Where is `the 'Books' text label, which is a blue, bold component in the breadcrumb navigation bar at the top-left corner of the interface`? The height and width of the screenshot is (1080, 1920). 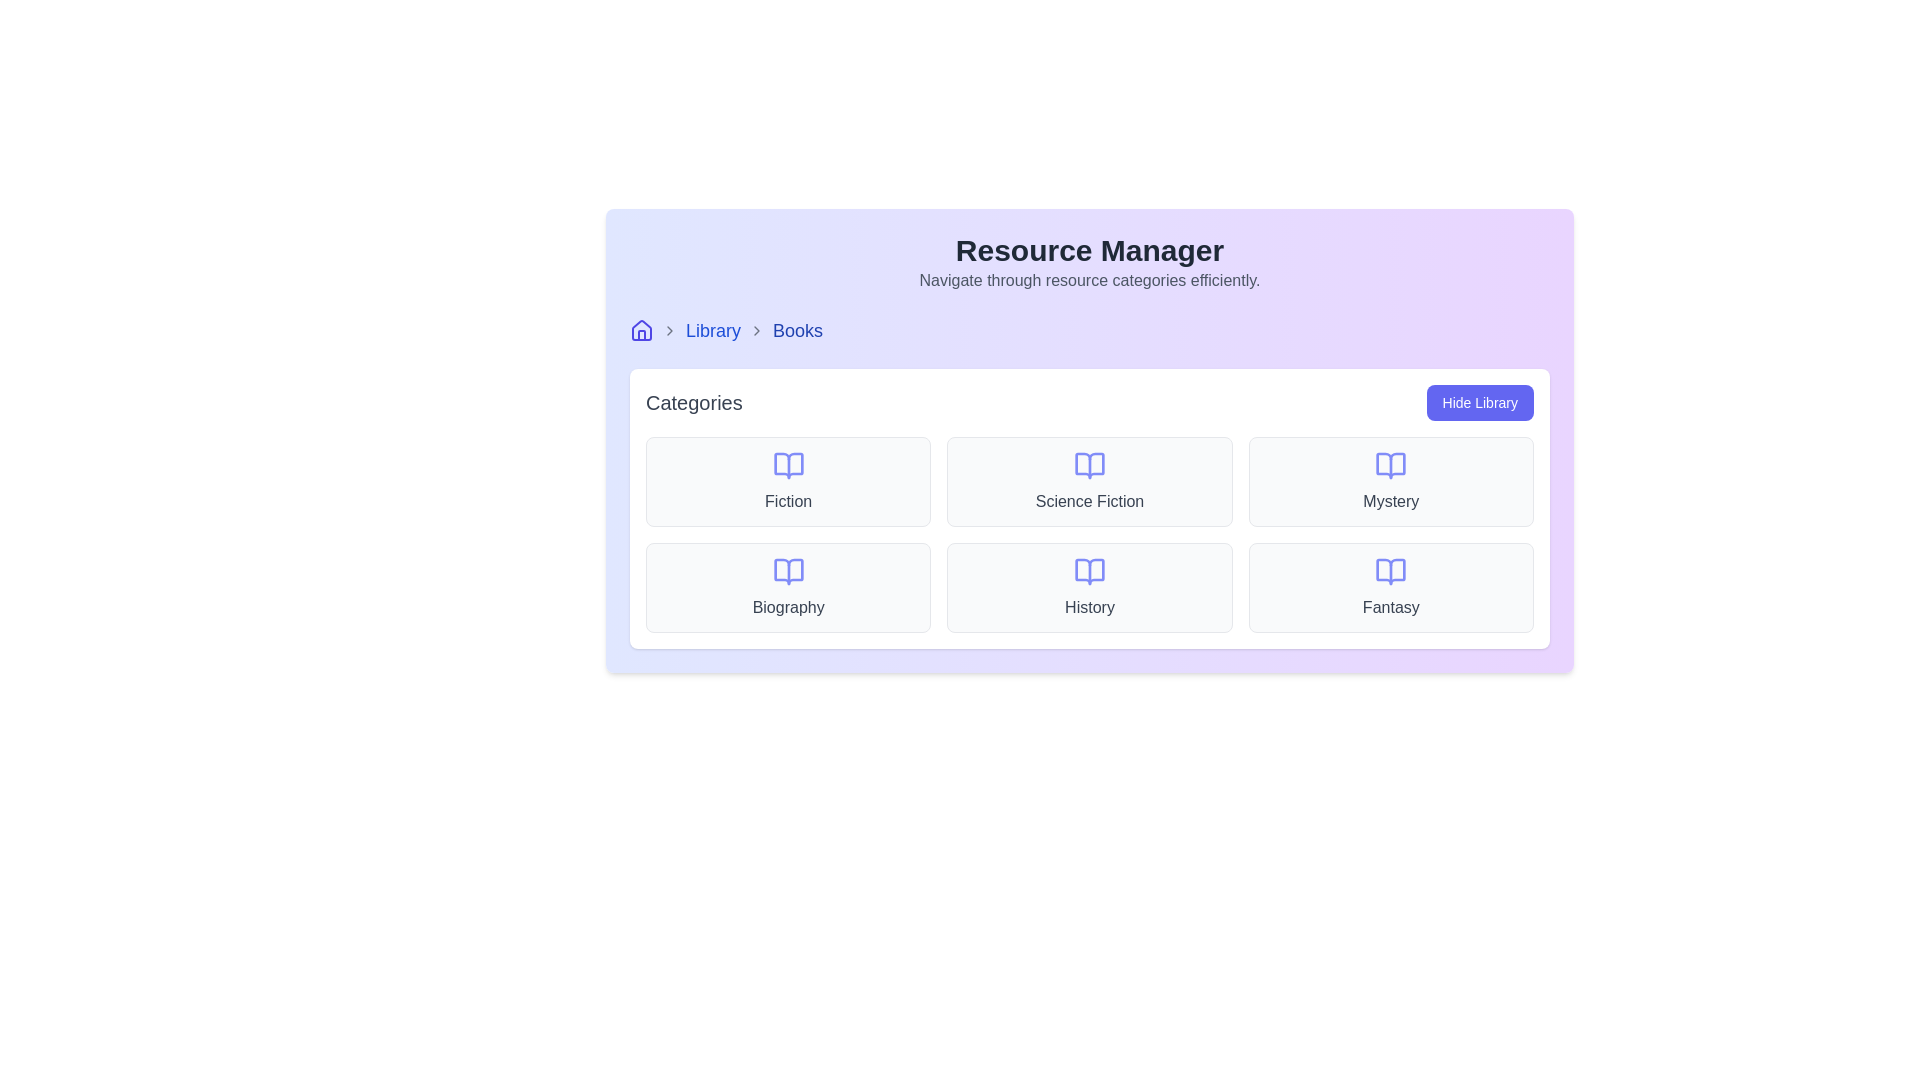
the 'Books' text label, which is a blue, bold component in the breadcrumb navigation bar at the top-left corner of the interface is located at coordinates (797, 330).